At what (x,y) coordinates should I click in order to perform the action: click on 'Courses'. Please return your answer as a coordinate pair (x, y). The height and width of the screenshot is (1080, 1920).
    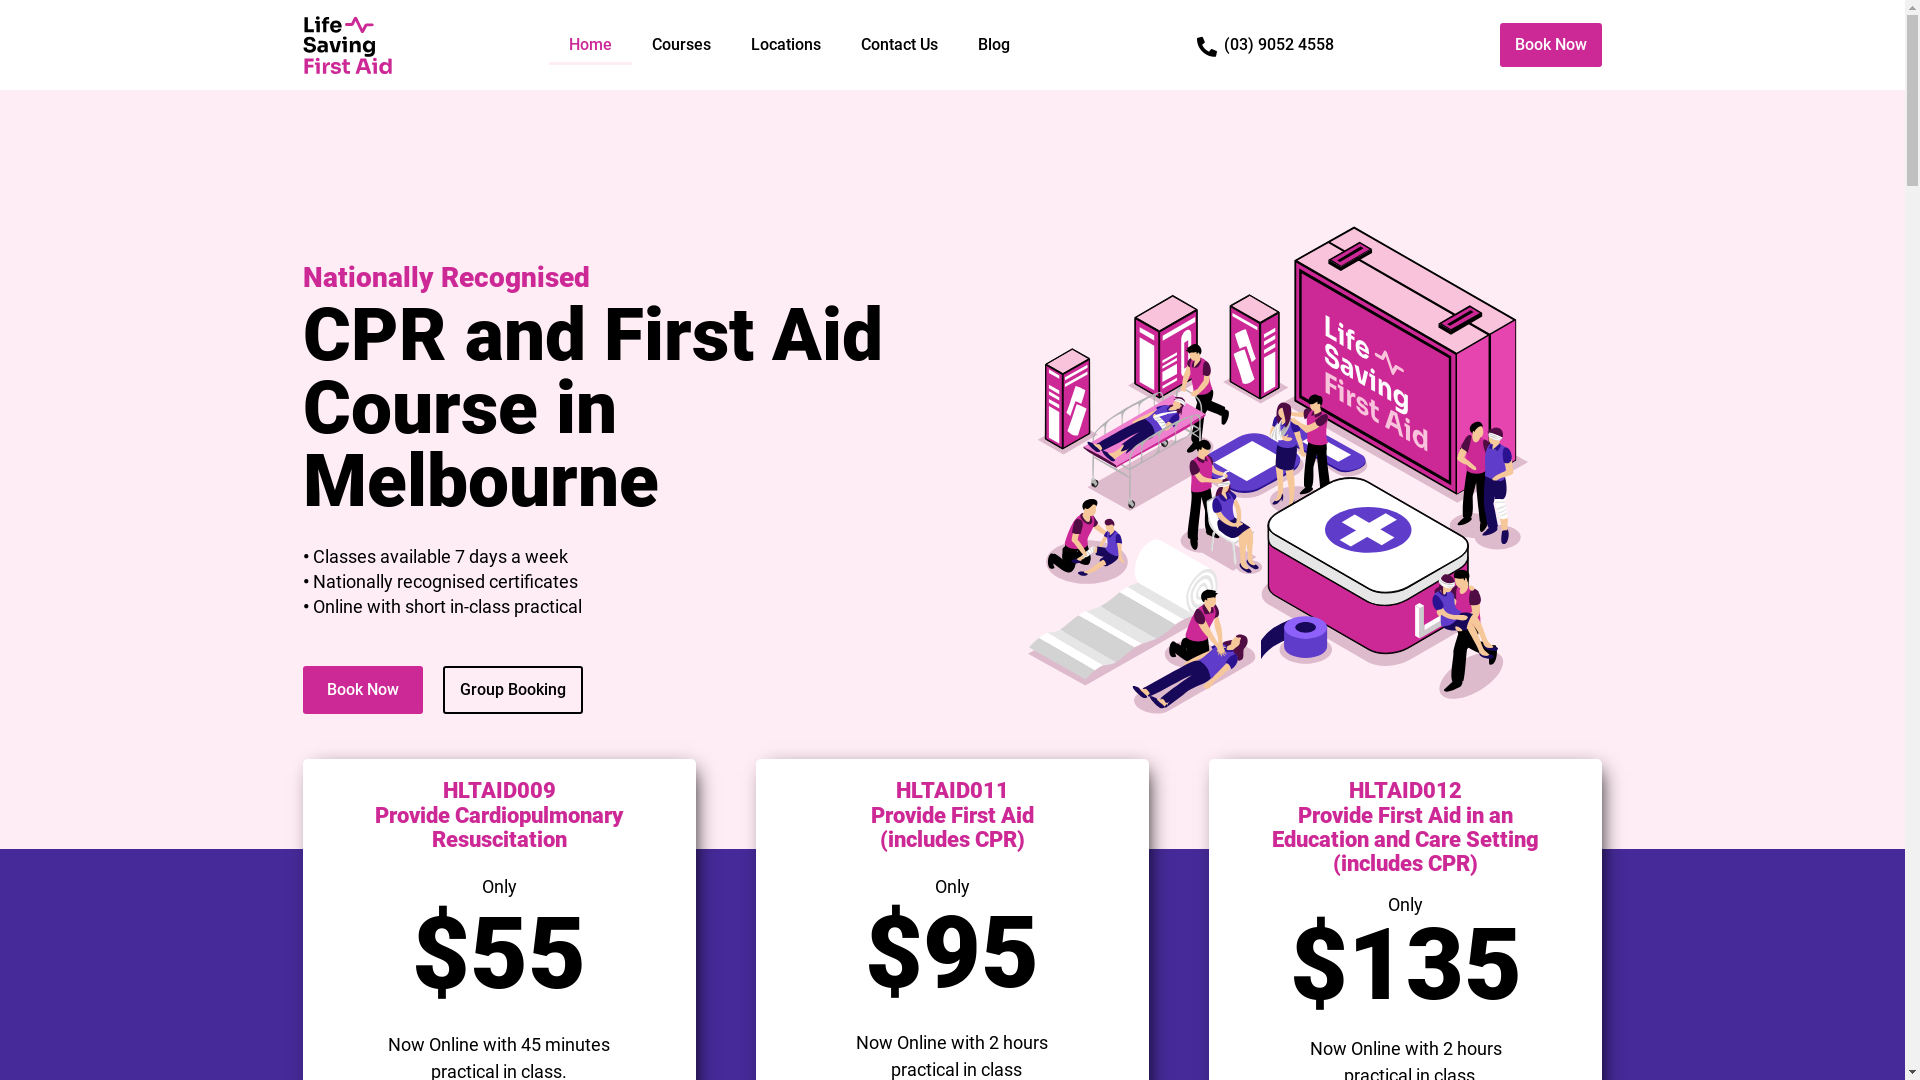
    Looking at the image, I should click on (681, 45).